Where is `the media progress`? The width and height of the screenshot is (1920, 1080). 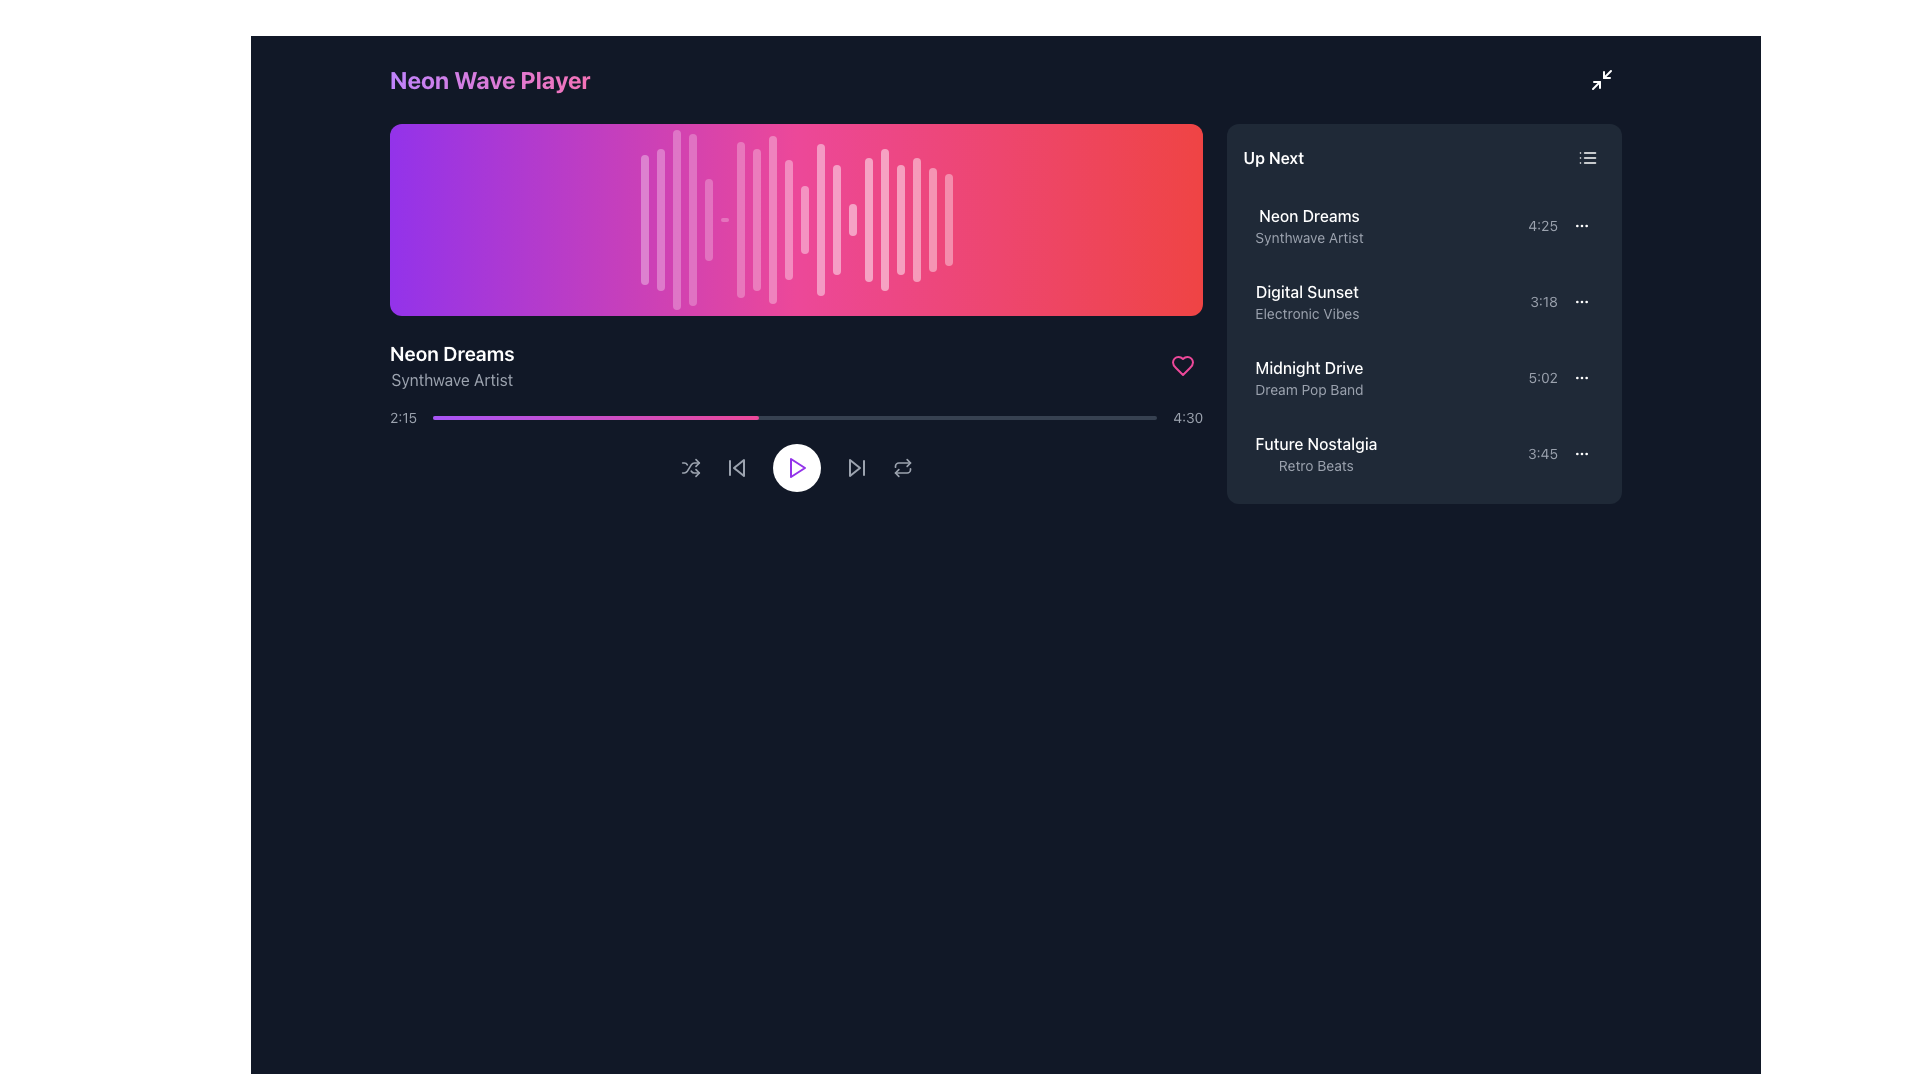 the media progress is located at coordinates (527, 416).